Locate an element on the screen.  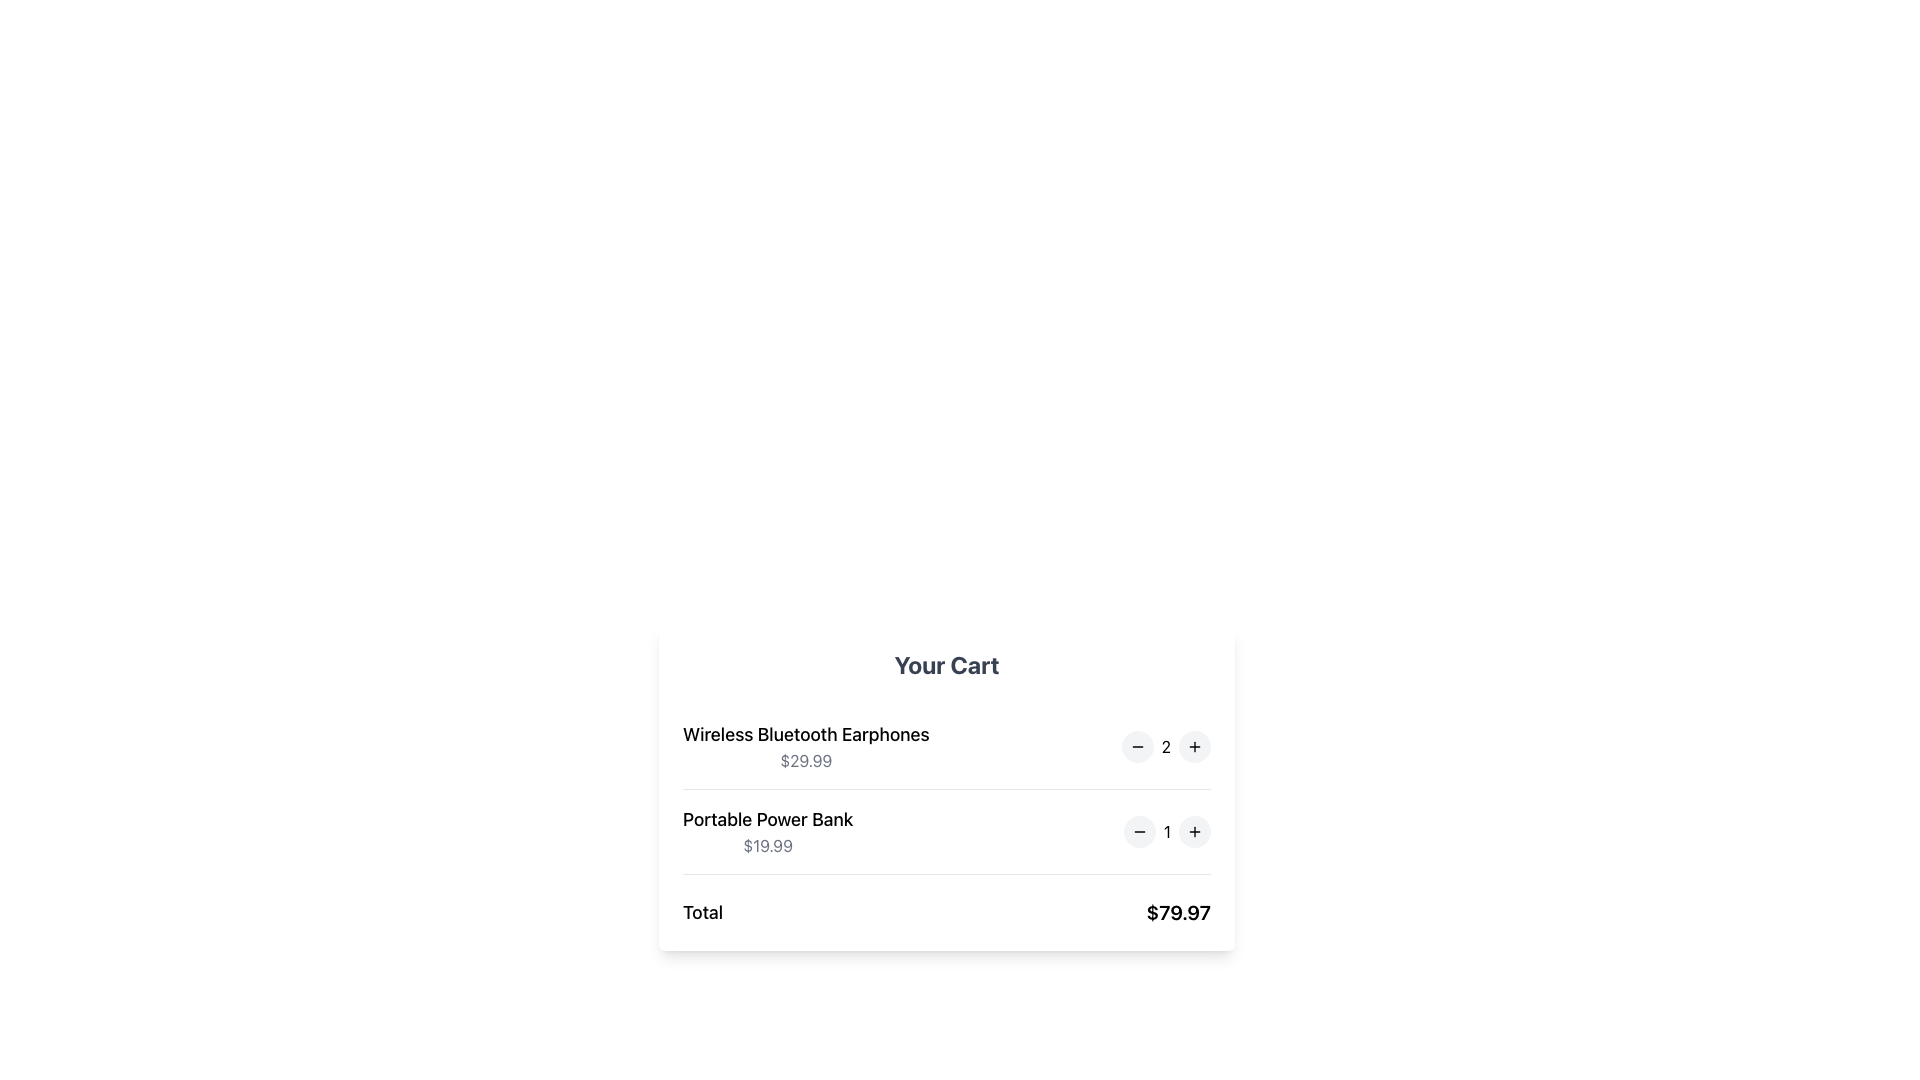
price displayed in the second shopping cart item, which is positioned below the 'Wireless Bluetooth Earphones' entry and above the 'Total' summary row in the 'Your Cart' section is located at coordinates (945, 832).